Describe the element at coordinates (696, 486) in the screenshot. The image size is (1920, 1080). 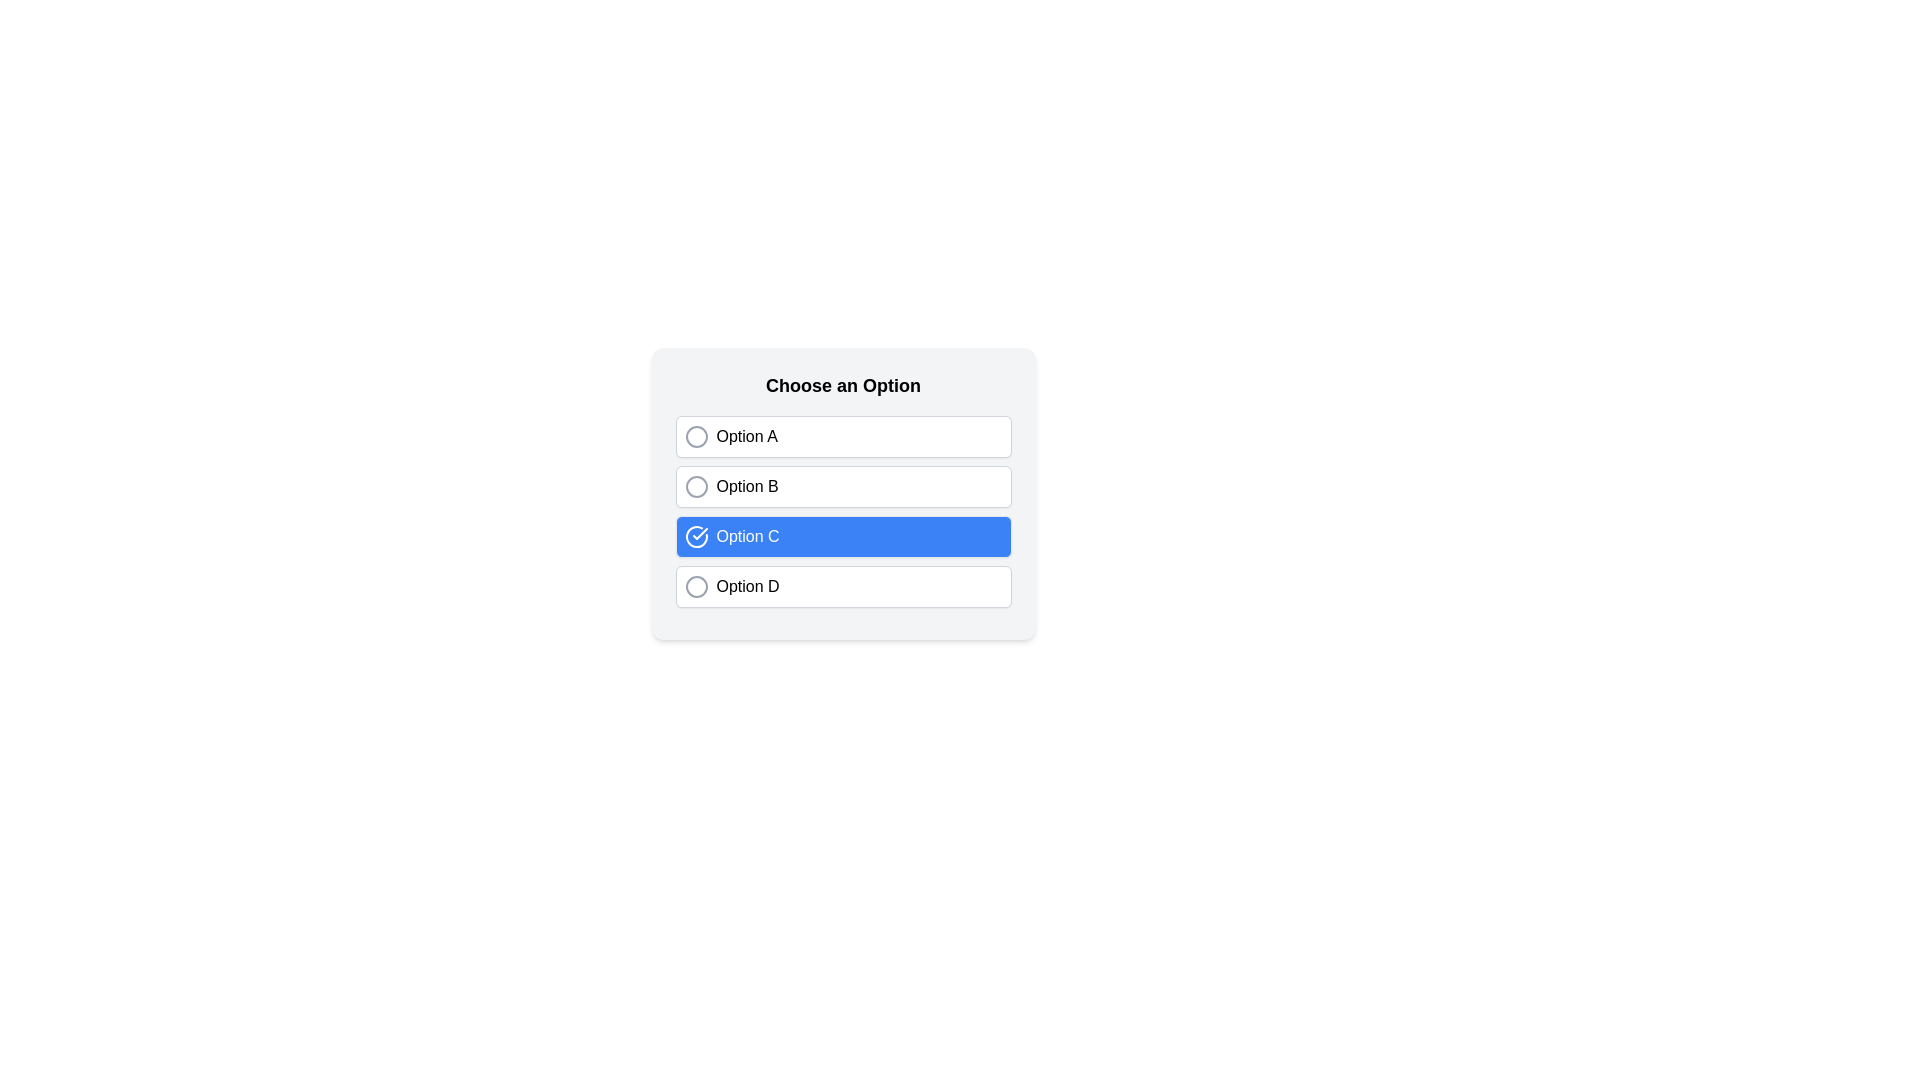
I see `the radio button for 'Option B'` at that location.